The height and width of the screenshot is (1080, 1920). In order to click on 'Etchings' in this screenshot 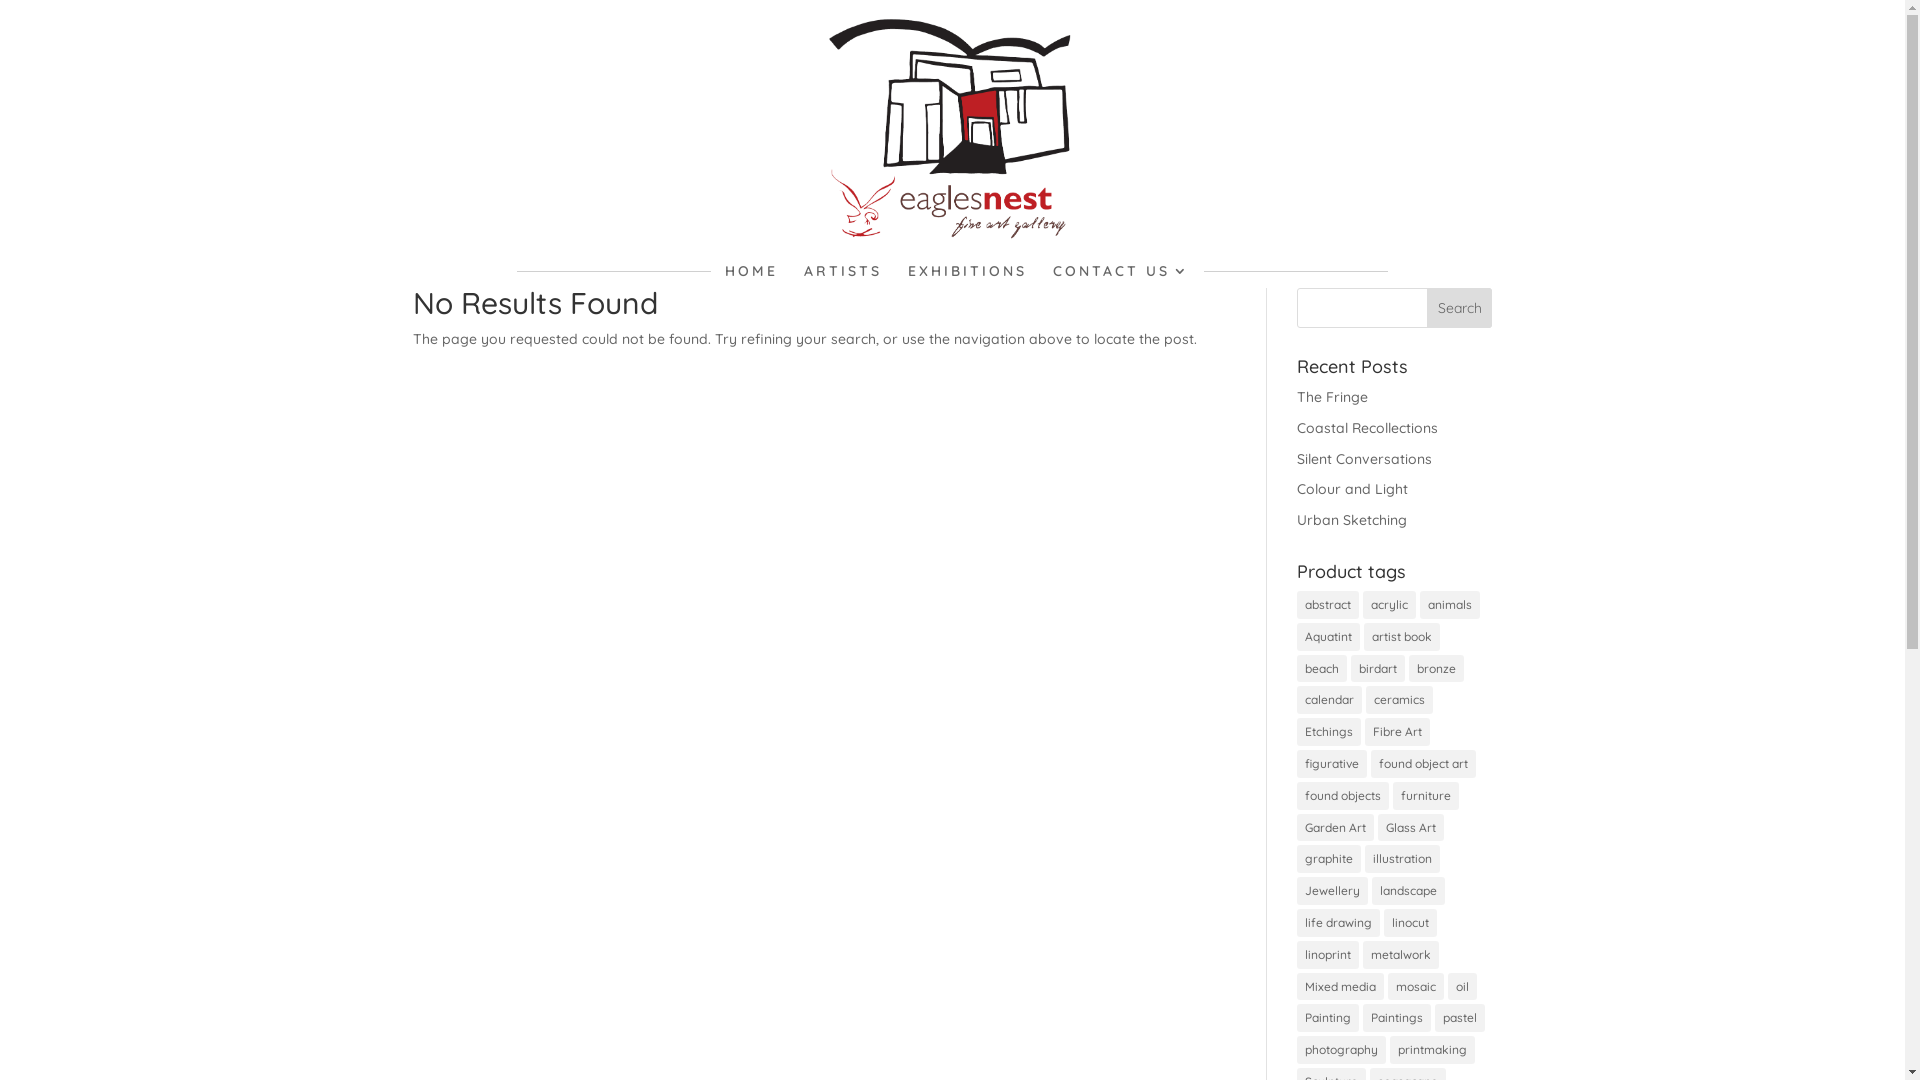, I will do `click(1329, 732)`.